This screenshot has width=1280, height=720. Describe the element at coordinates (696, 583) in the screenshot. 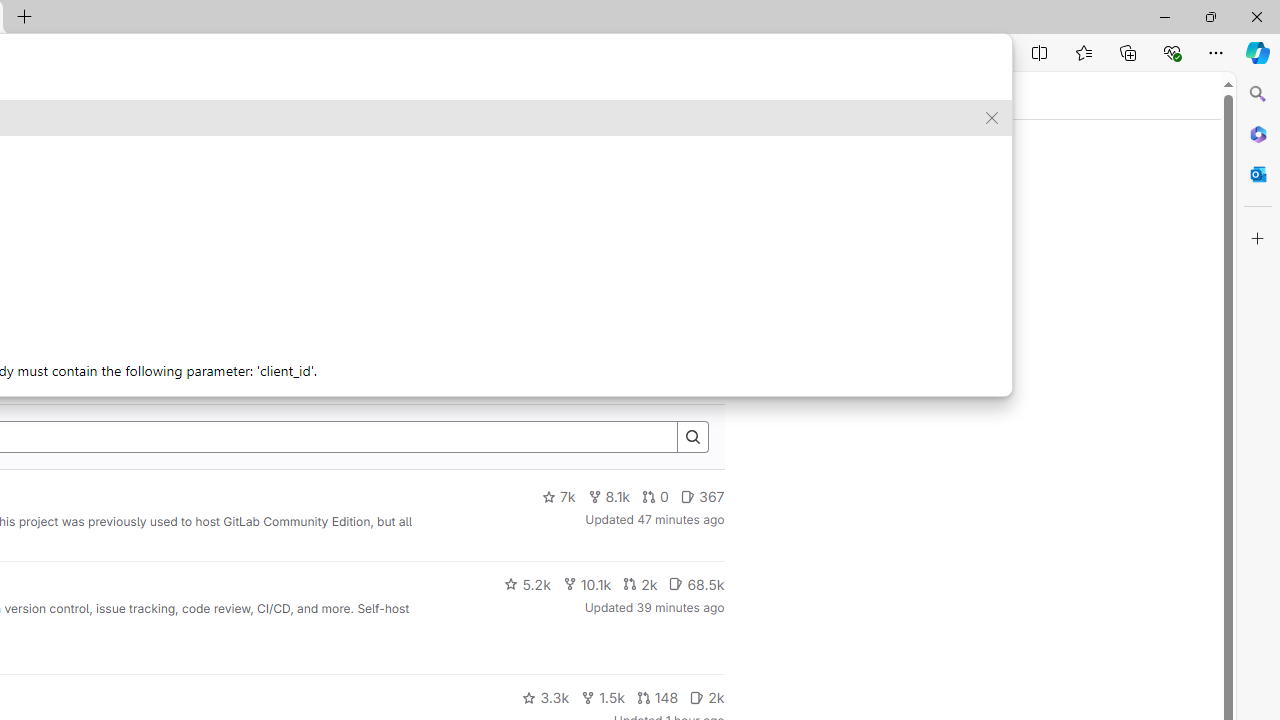

I see `'68.5k'` at that location.